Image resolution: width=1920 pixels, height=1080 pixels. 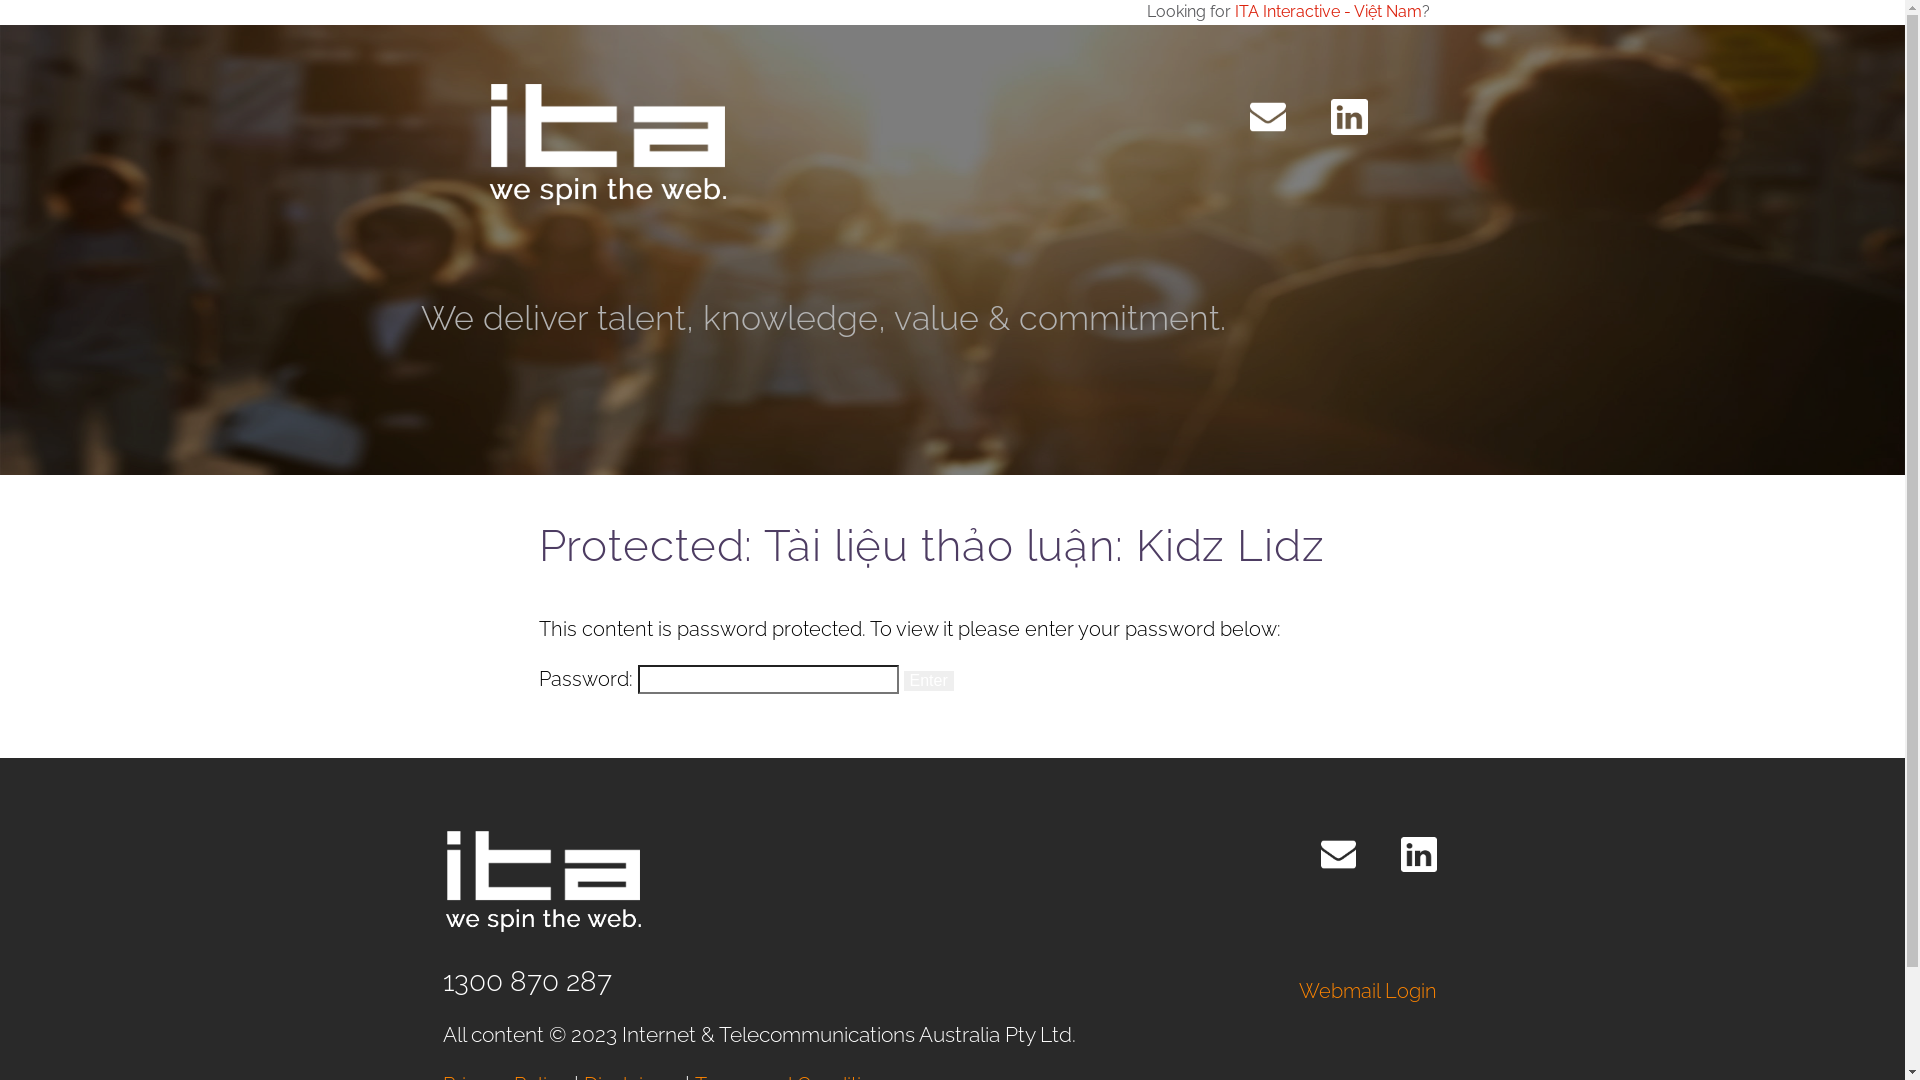 What do you see at coordinates (928, 680) in the screenshot?
I see `'Enter'` at bounding box center [928, 680].